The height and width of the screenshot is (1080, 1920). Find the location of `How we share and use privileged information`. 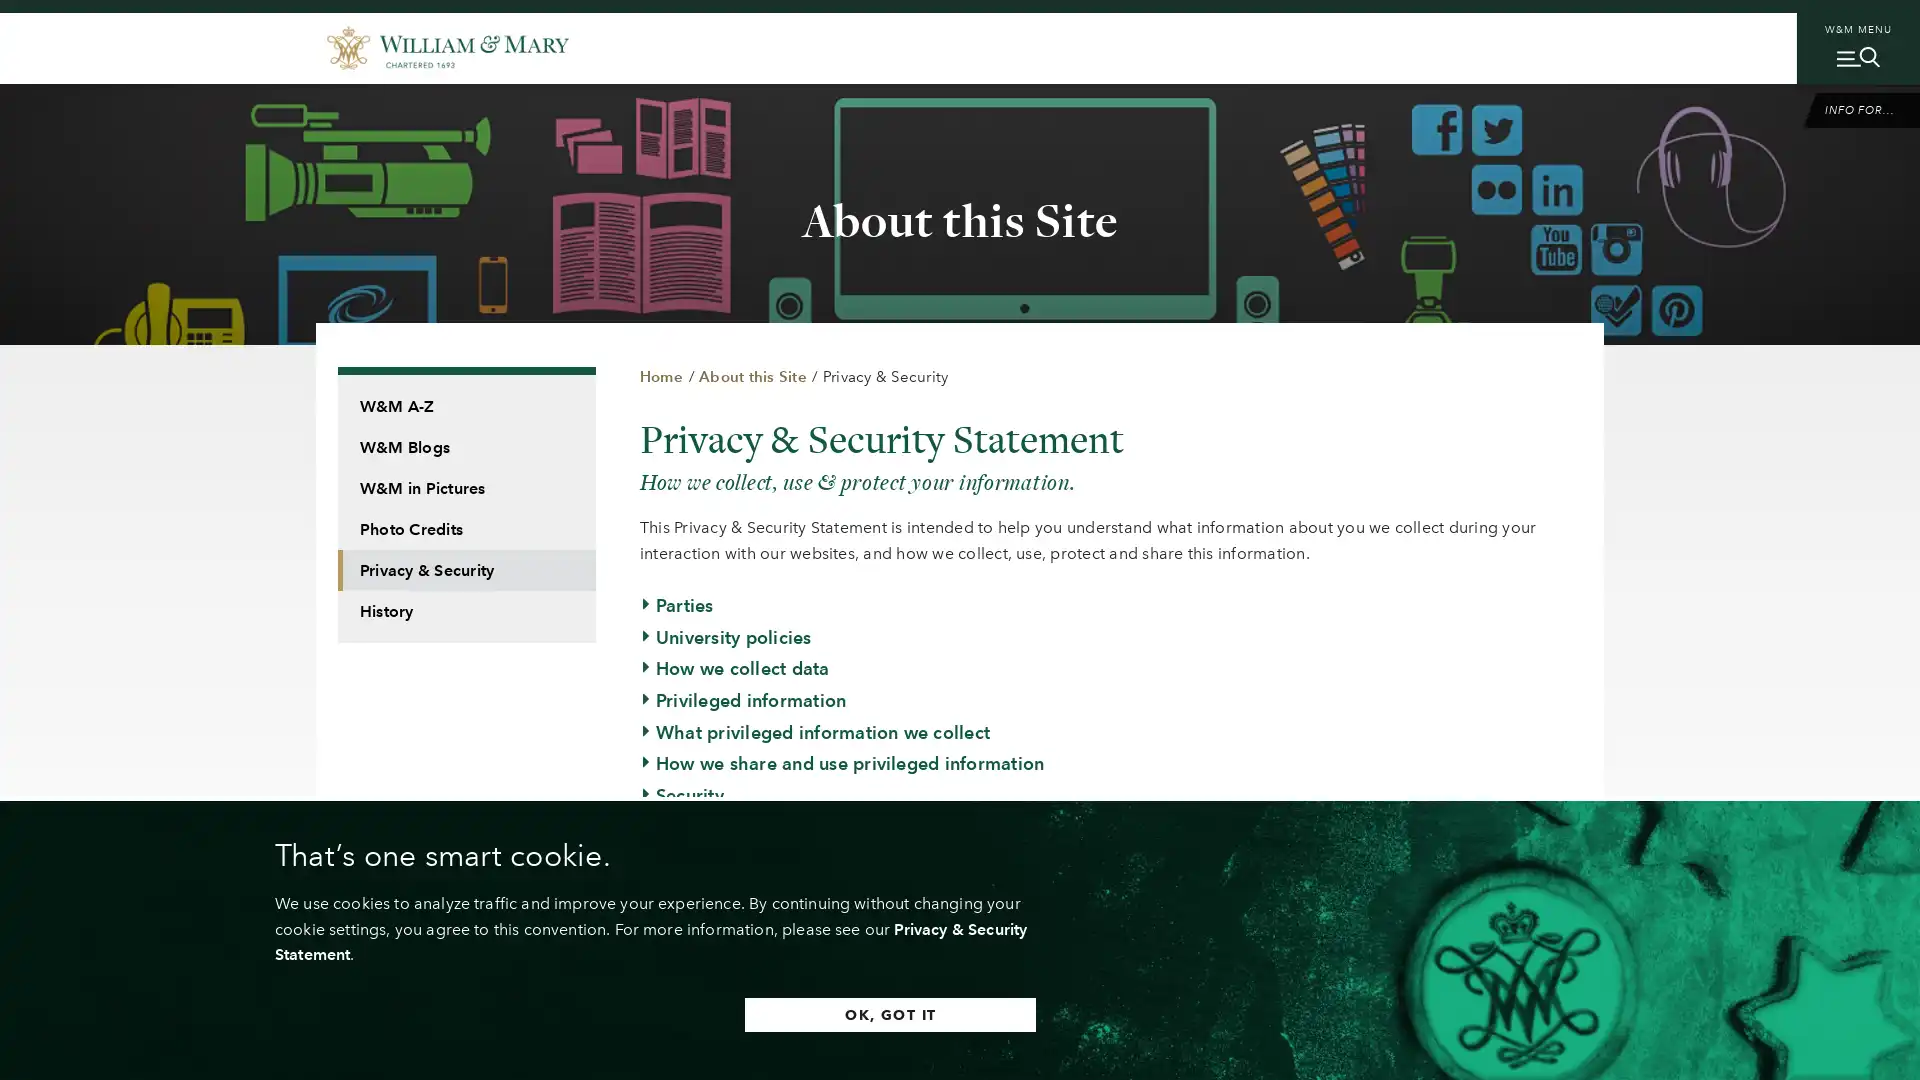

How we share and use privileged information is located at coordinates (841, 763).